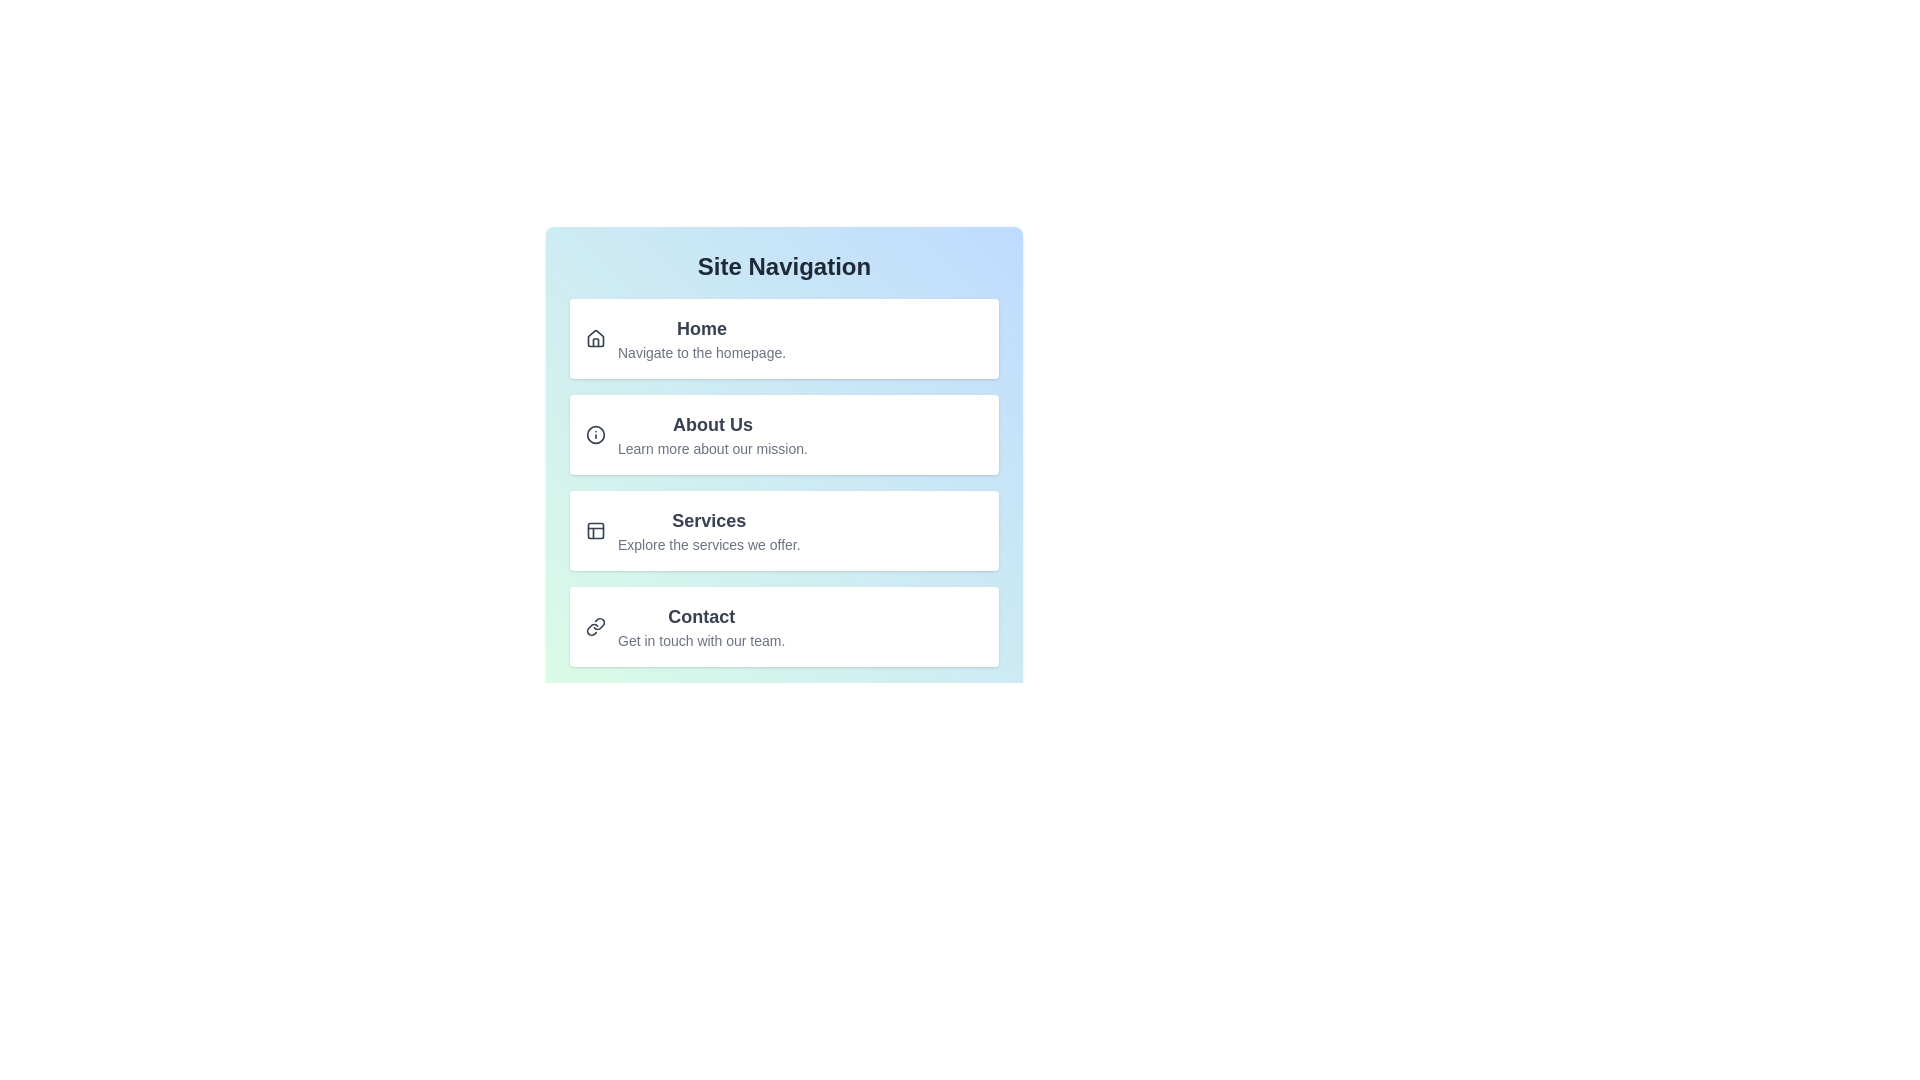 Image resolution: width=1920 pixels, height=1080 pixels. What do you see at coordinates (783, 626) in the screenshot?
I see `the fourth item in the vertical navigation menu that serves as a link to the 'Contact' section, positioned below the 'Services' item` at bounding box center [783, 626].